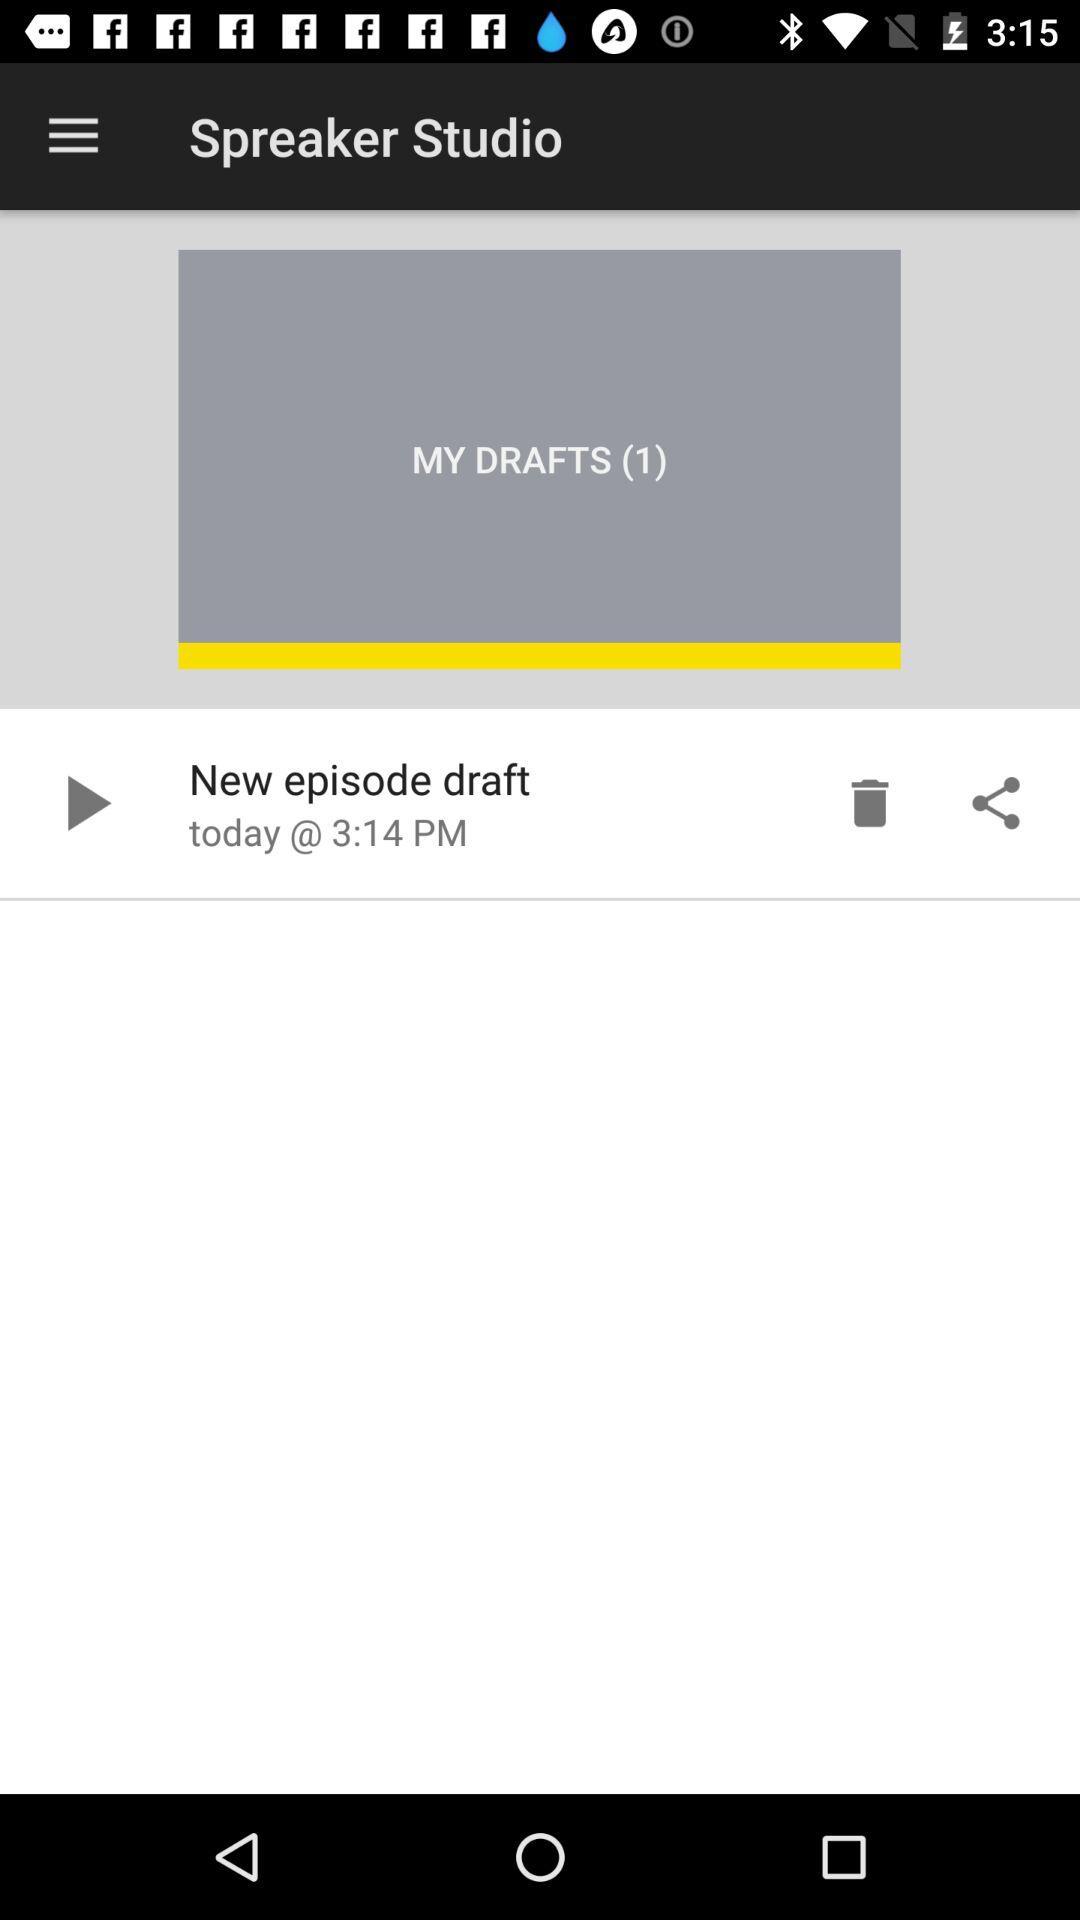  What do you see at coordinates (83, 803) in the screenshot?
I see `button` at bounding box center [83, 803].